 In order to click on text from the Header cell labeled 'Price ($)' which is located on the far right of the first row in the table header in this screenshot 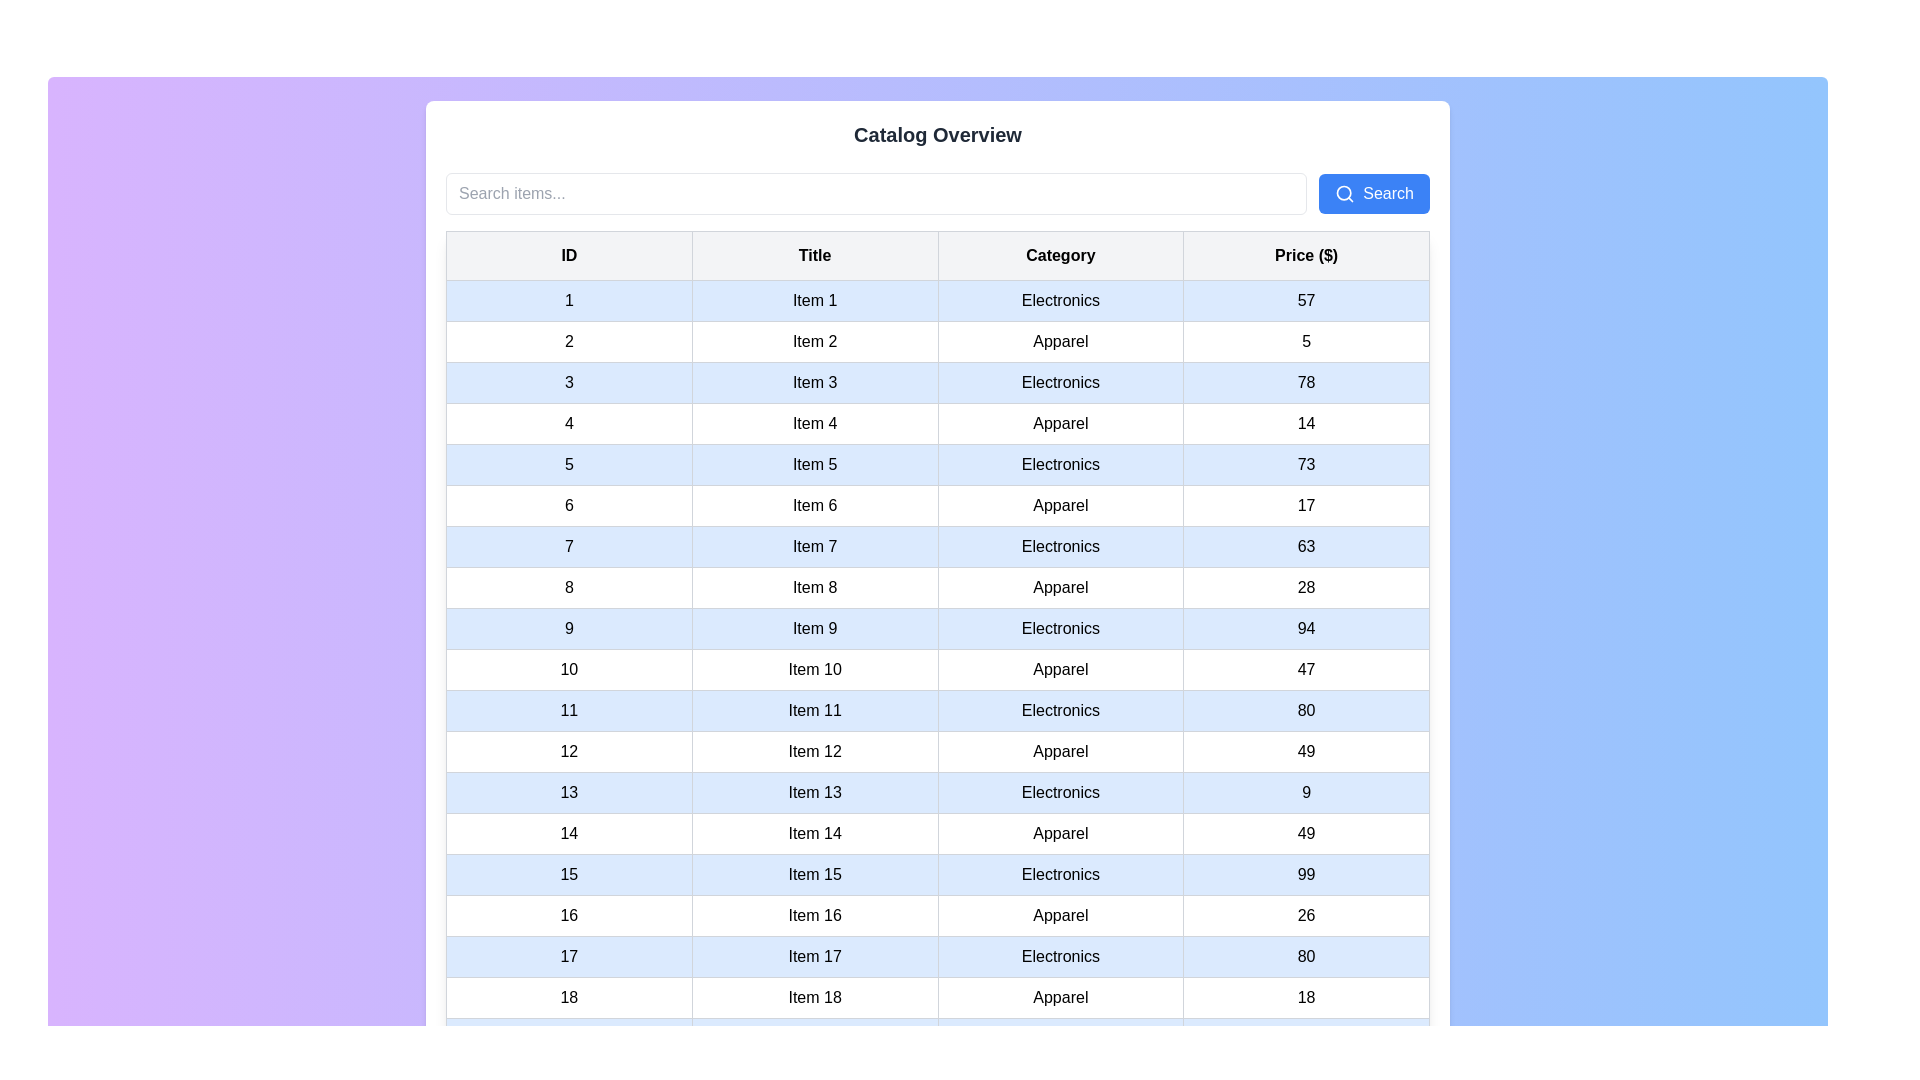, I will do `click(1306, 254)`.